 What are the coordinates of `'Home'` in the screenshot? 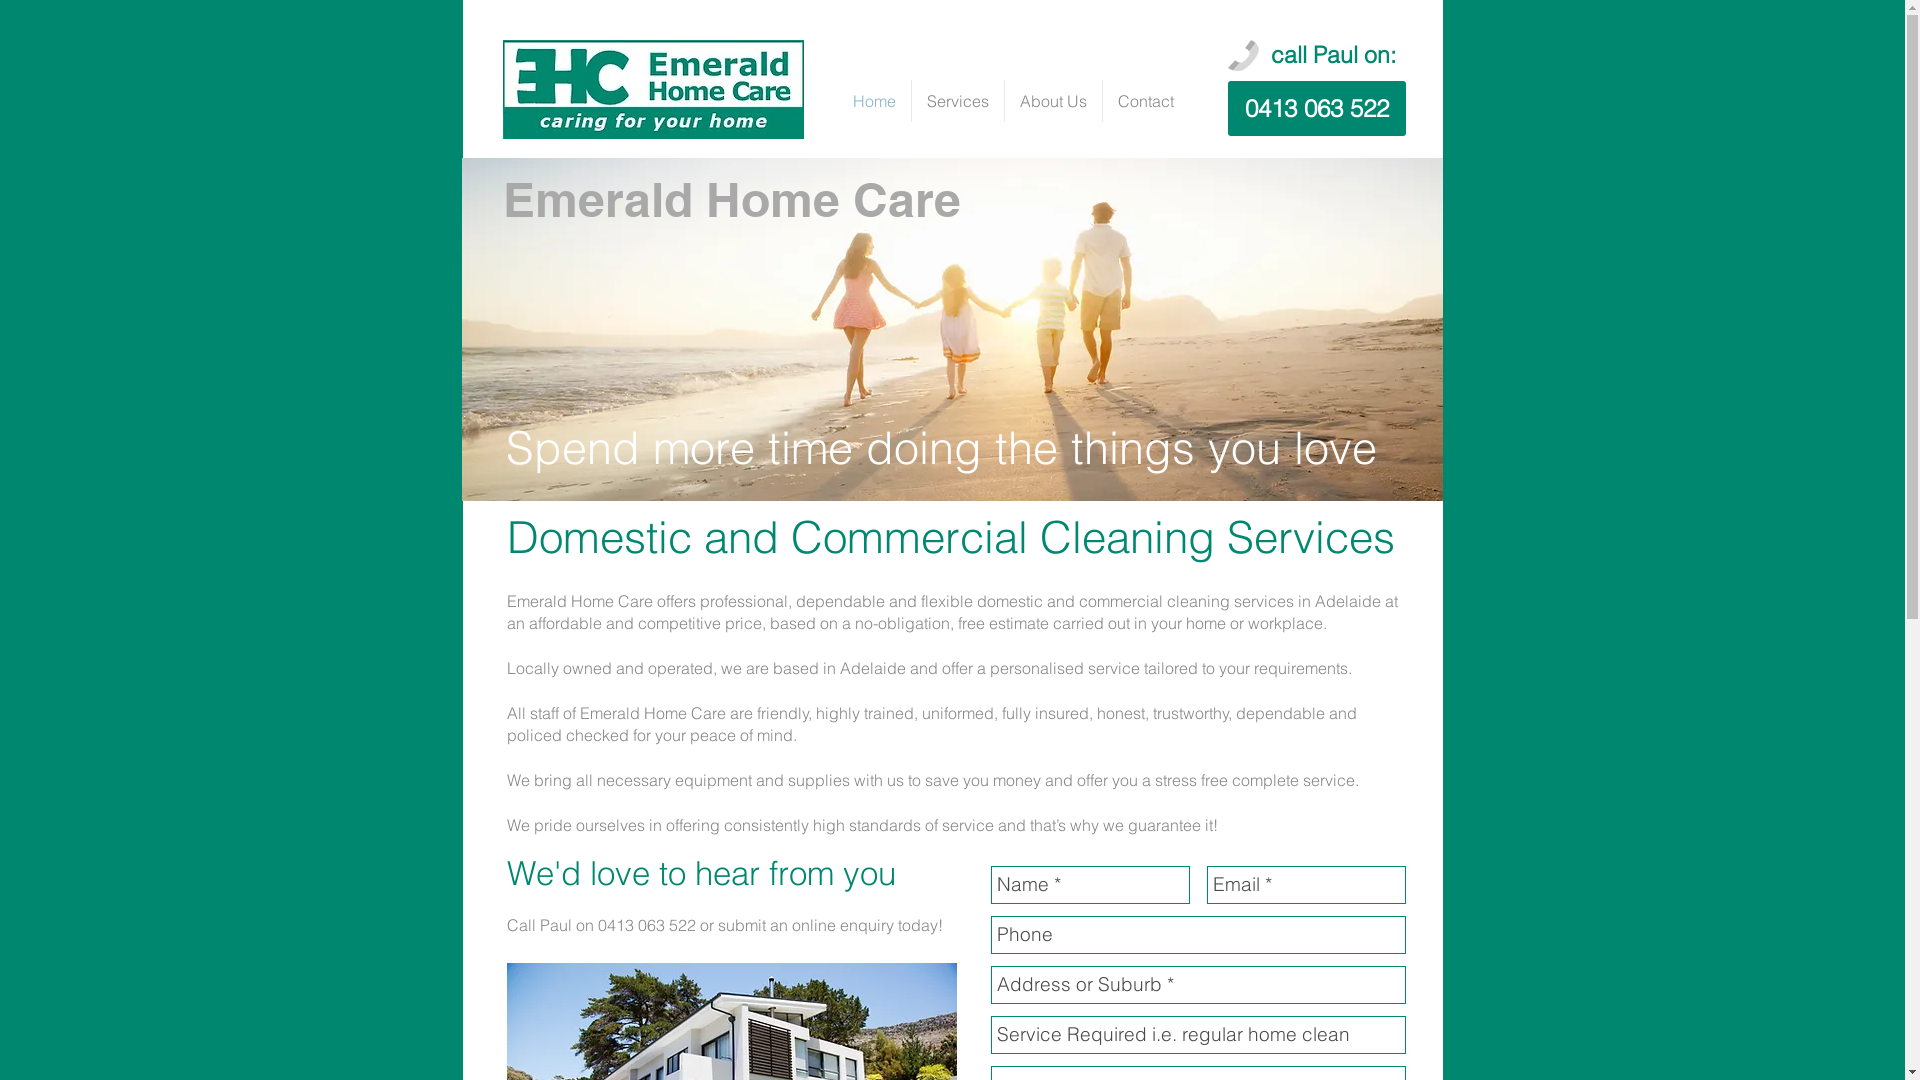 It's located at (874, 100).